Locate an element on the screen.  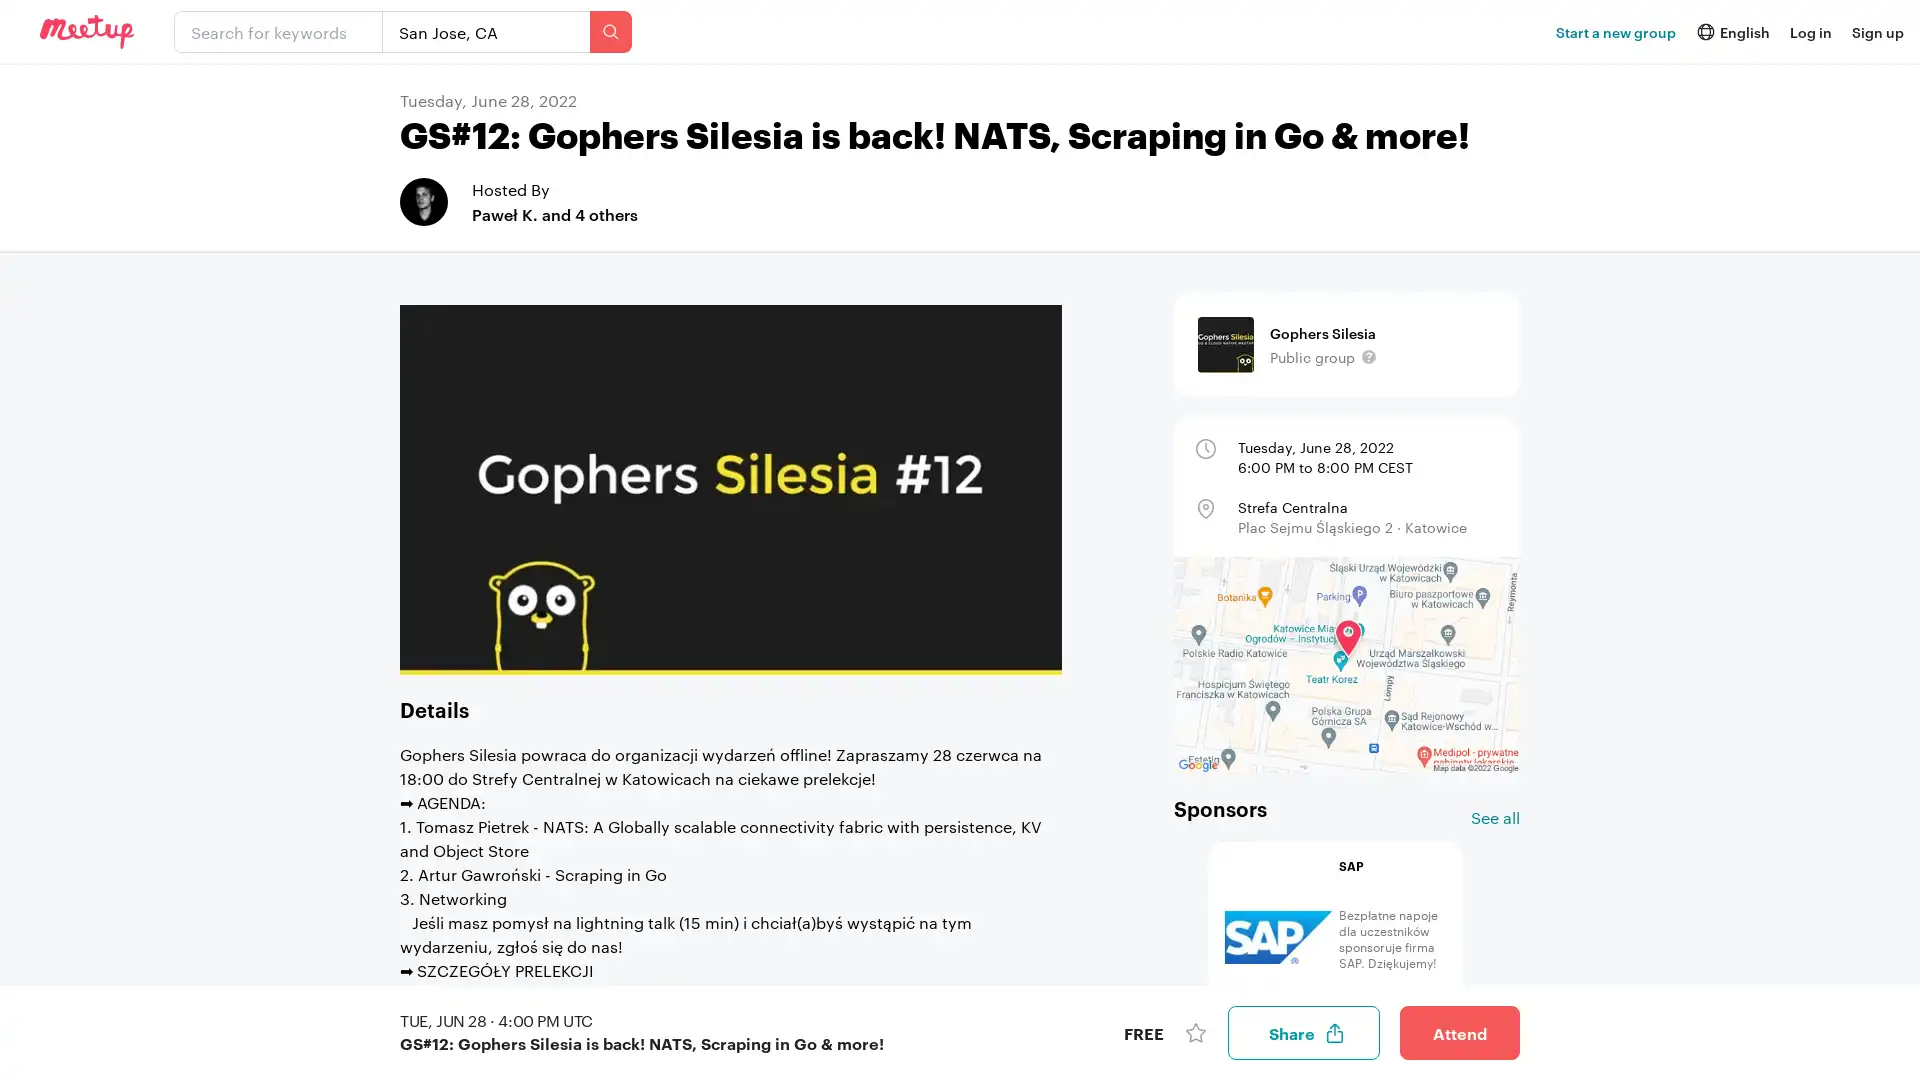
Search events is located at coordinates (609, 31).